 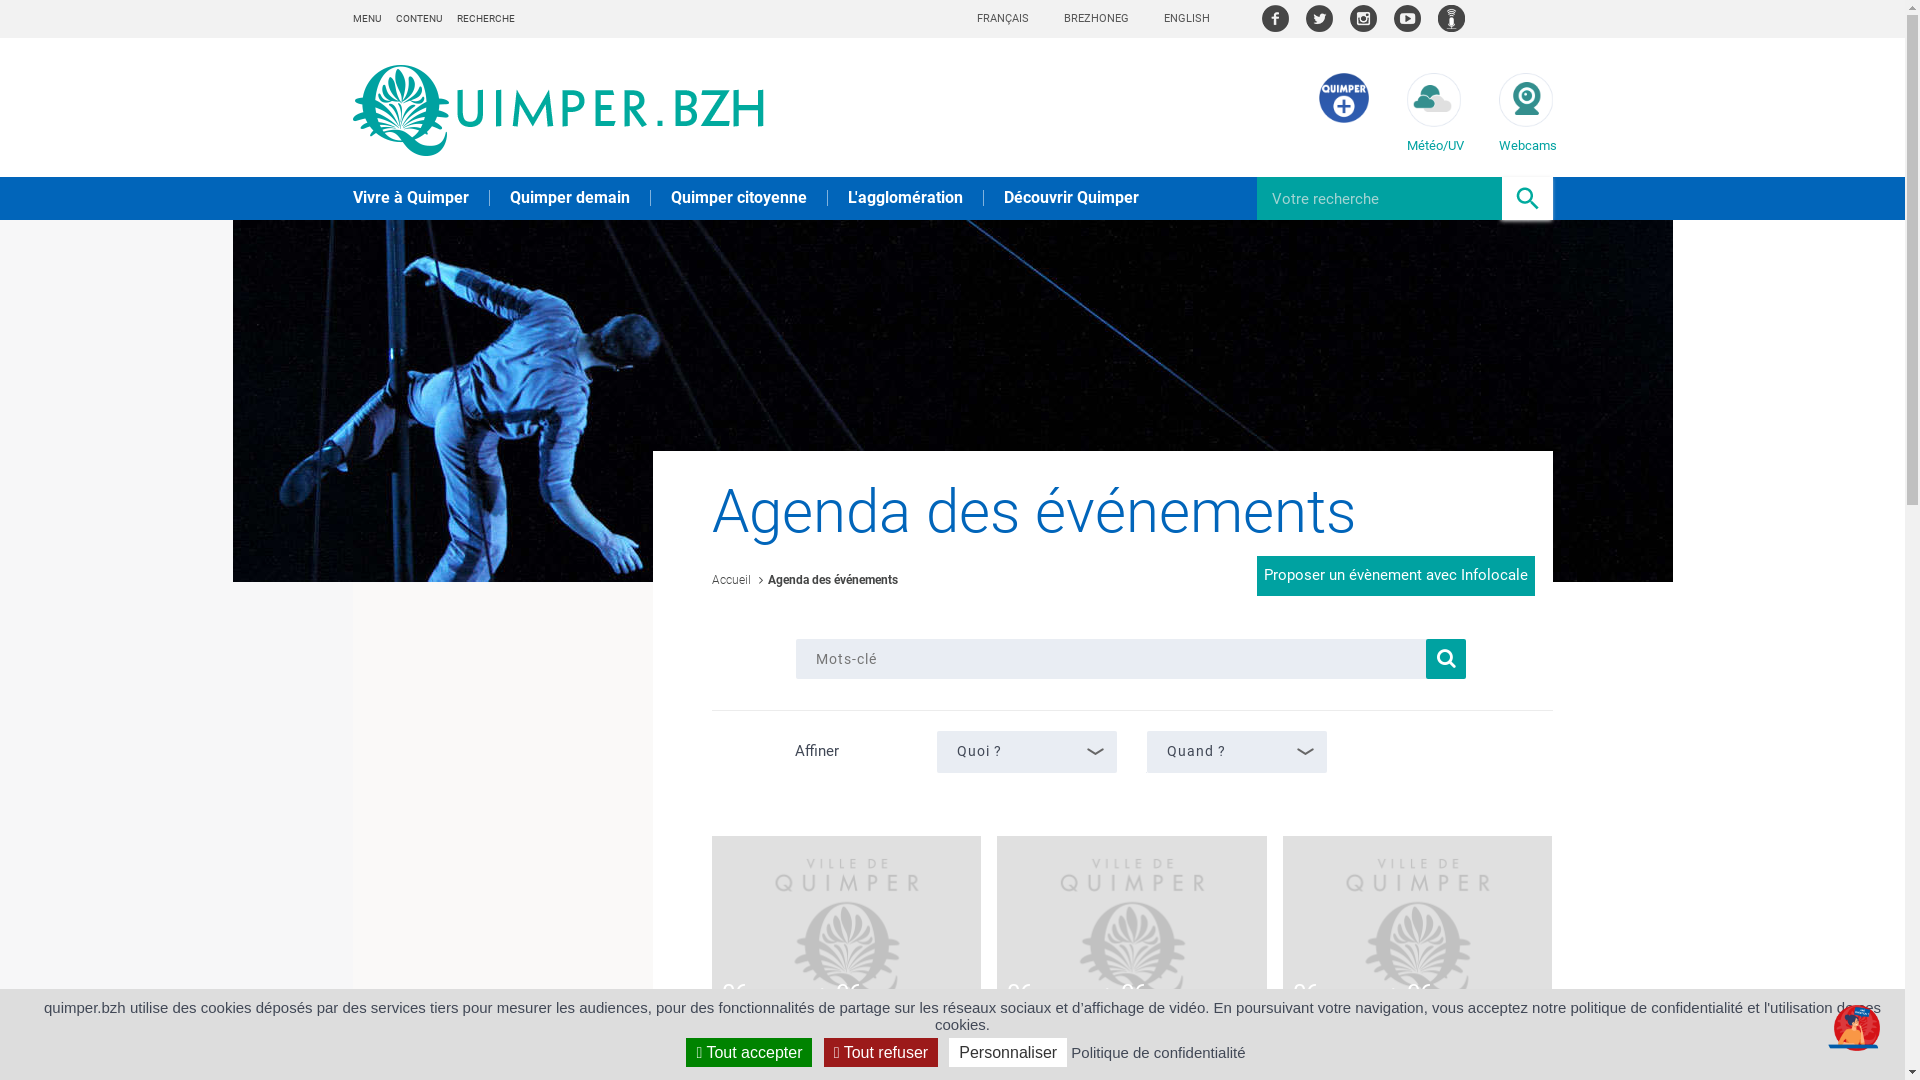 What do you see at coordinates (747, 1051) in the screenshot?
I see `'Tout accepter'` at bounding box center [747, 1051].